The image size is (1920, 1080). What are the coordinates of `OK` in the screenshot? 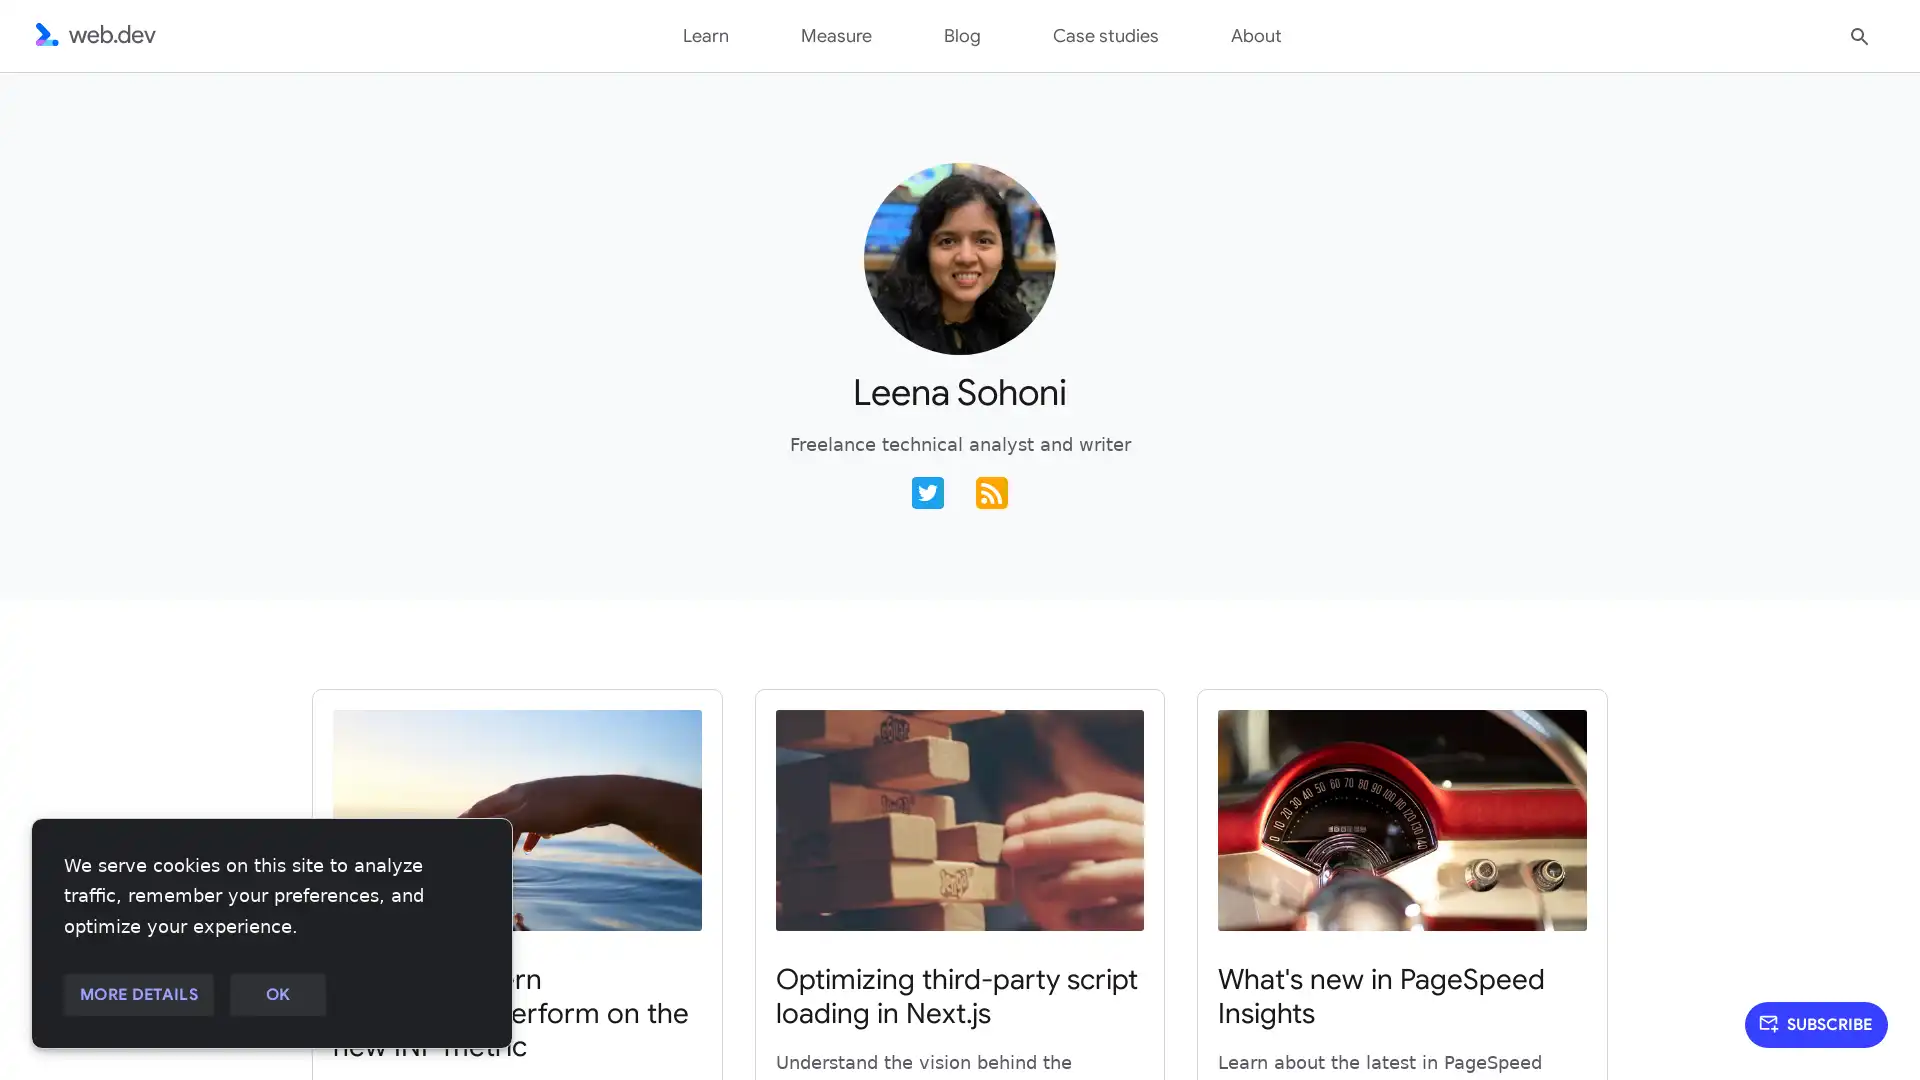 It's located at (276, 995).